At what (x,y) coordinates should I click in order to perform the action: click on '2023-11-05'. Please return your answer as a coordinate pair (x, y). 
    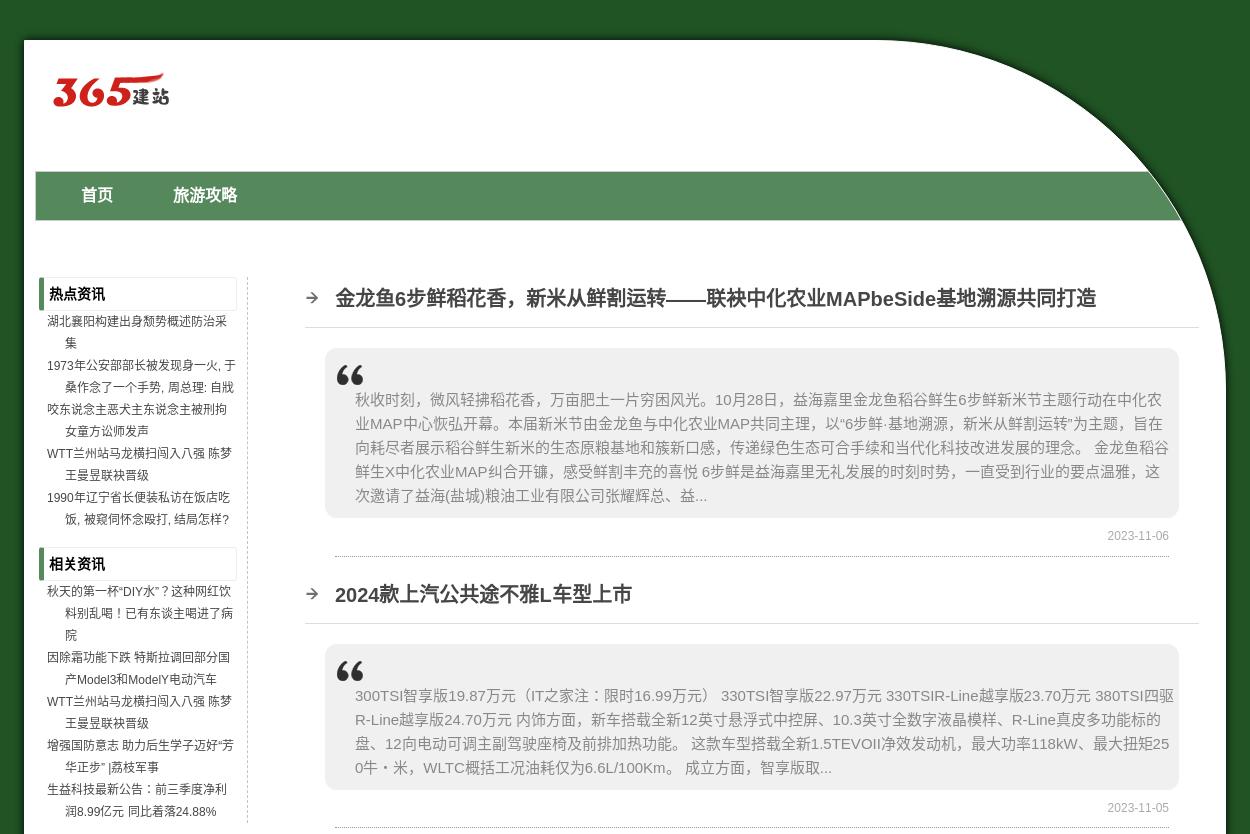
    Looking at the image, I should click on (1138, 805).